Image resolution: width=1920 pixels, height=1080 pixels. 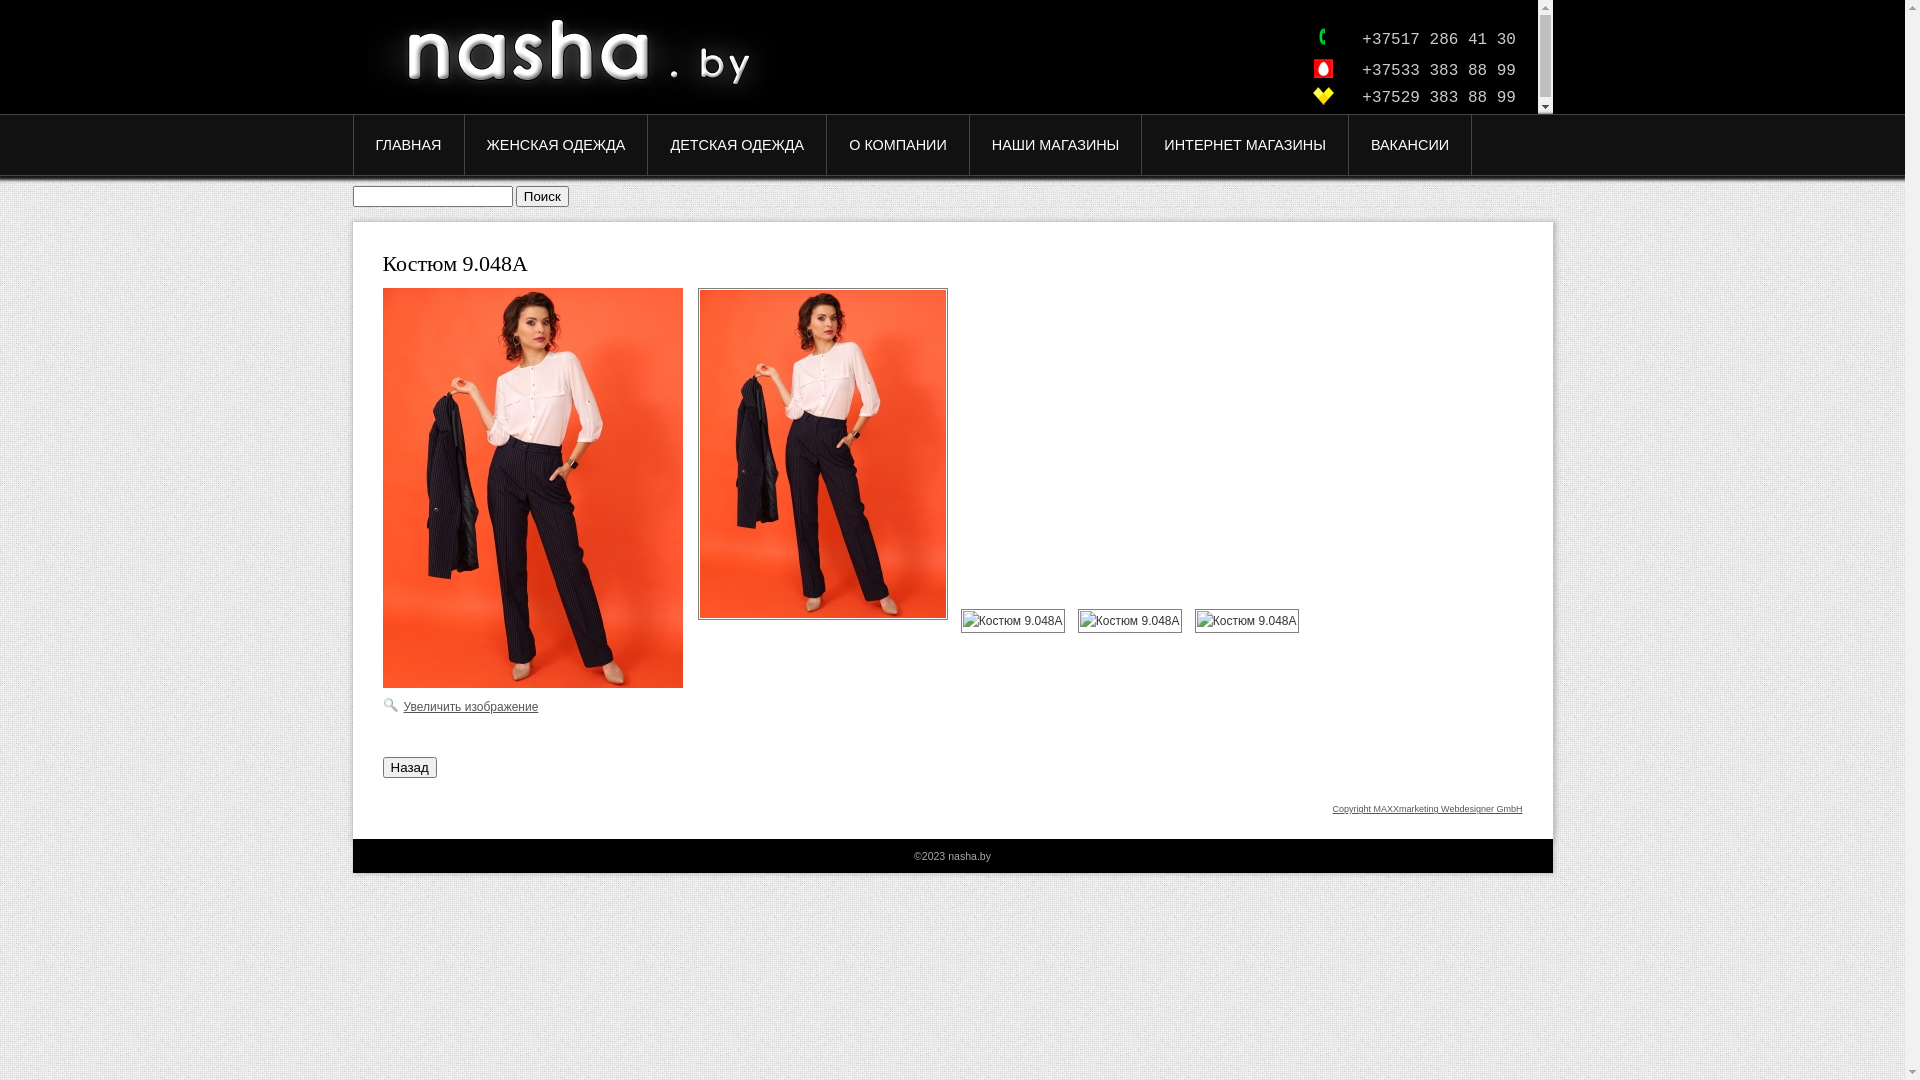 I want to click on 'Copyright MAXXmarketing Webdesigner GmbH', so click(x=1426, y=808).